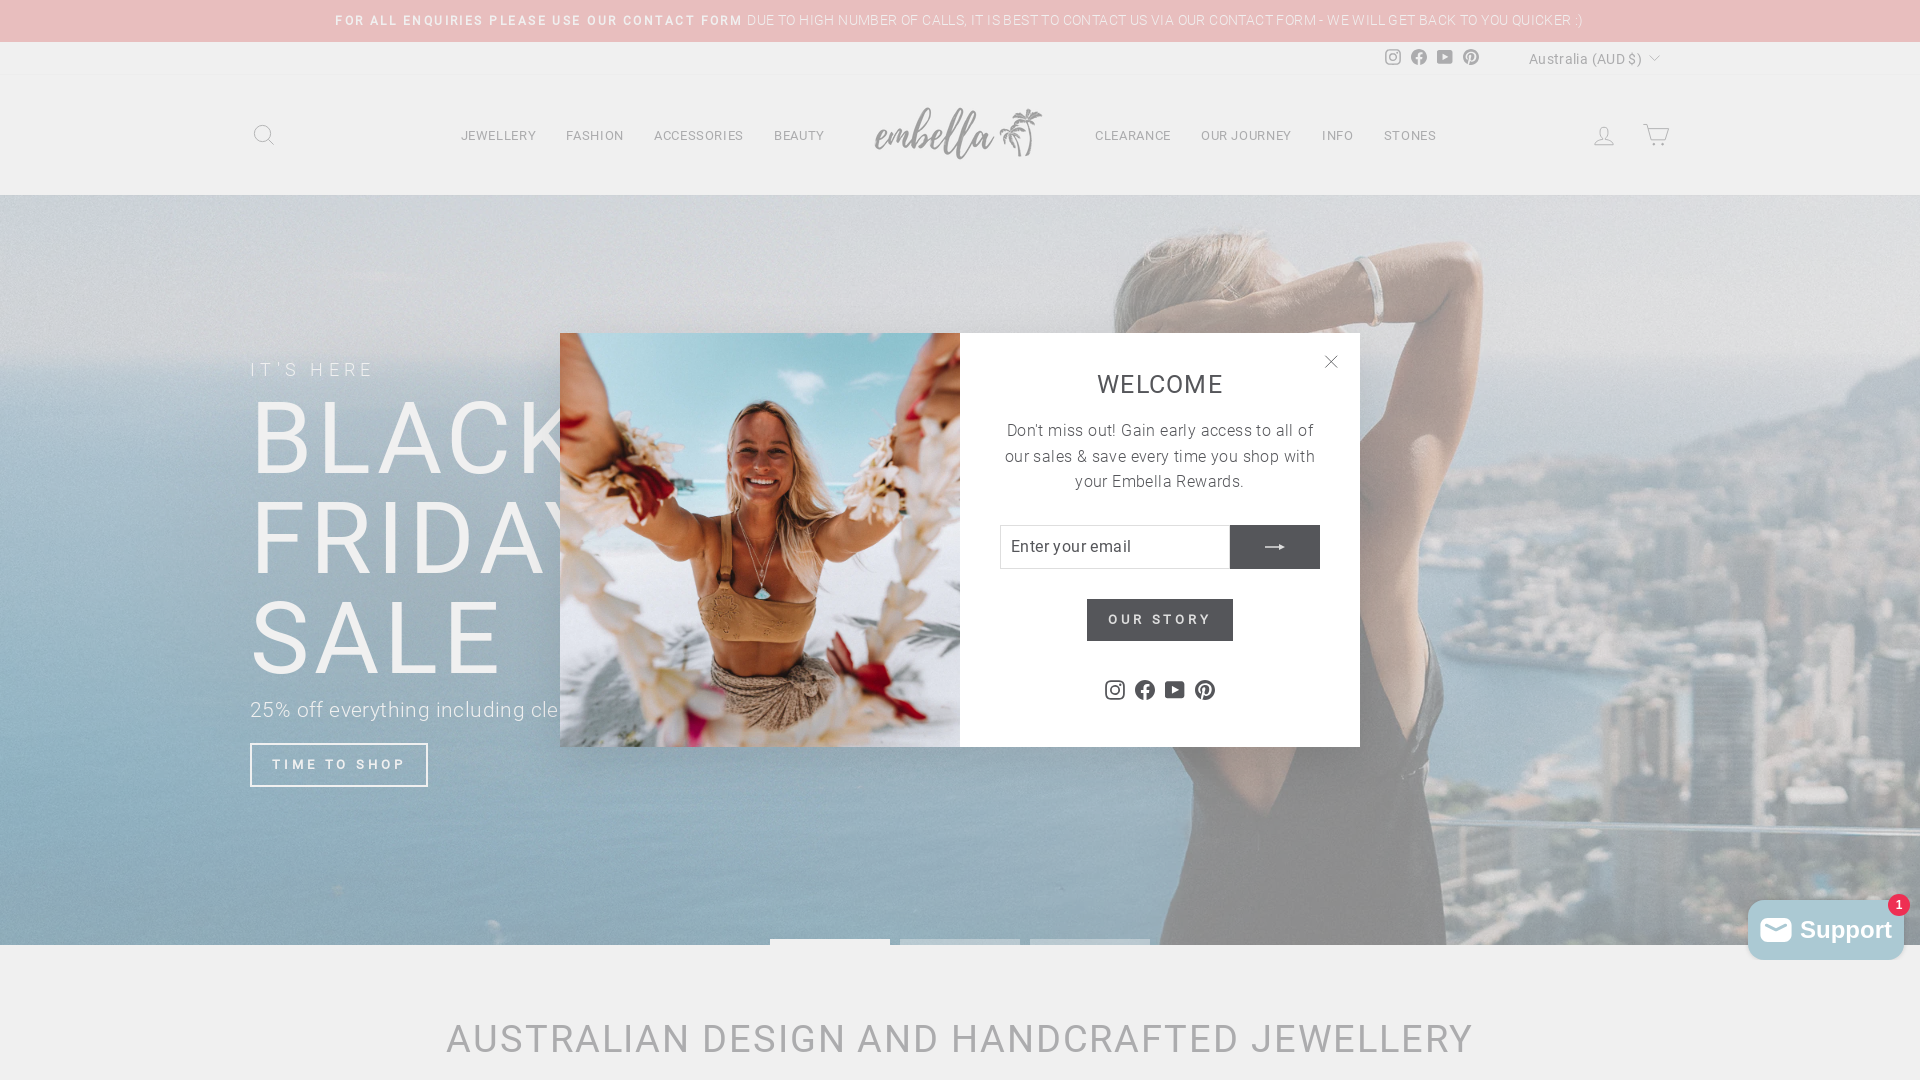  Describe the element at coordinates (1591, 57) in the screenshot. I see `'Australia (AUD $)'` at that location.